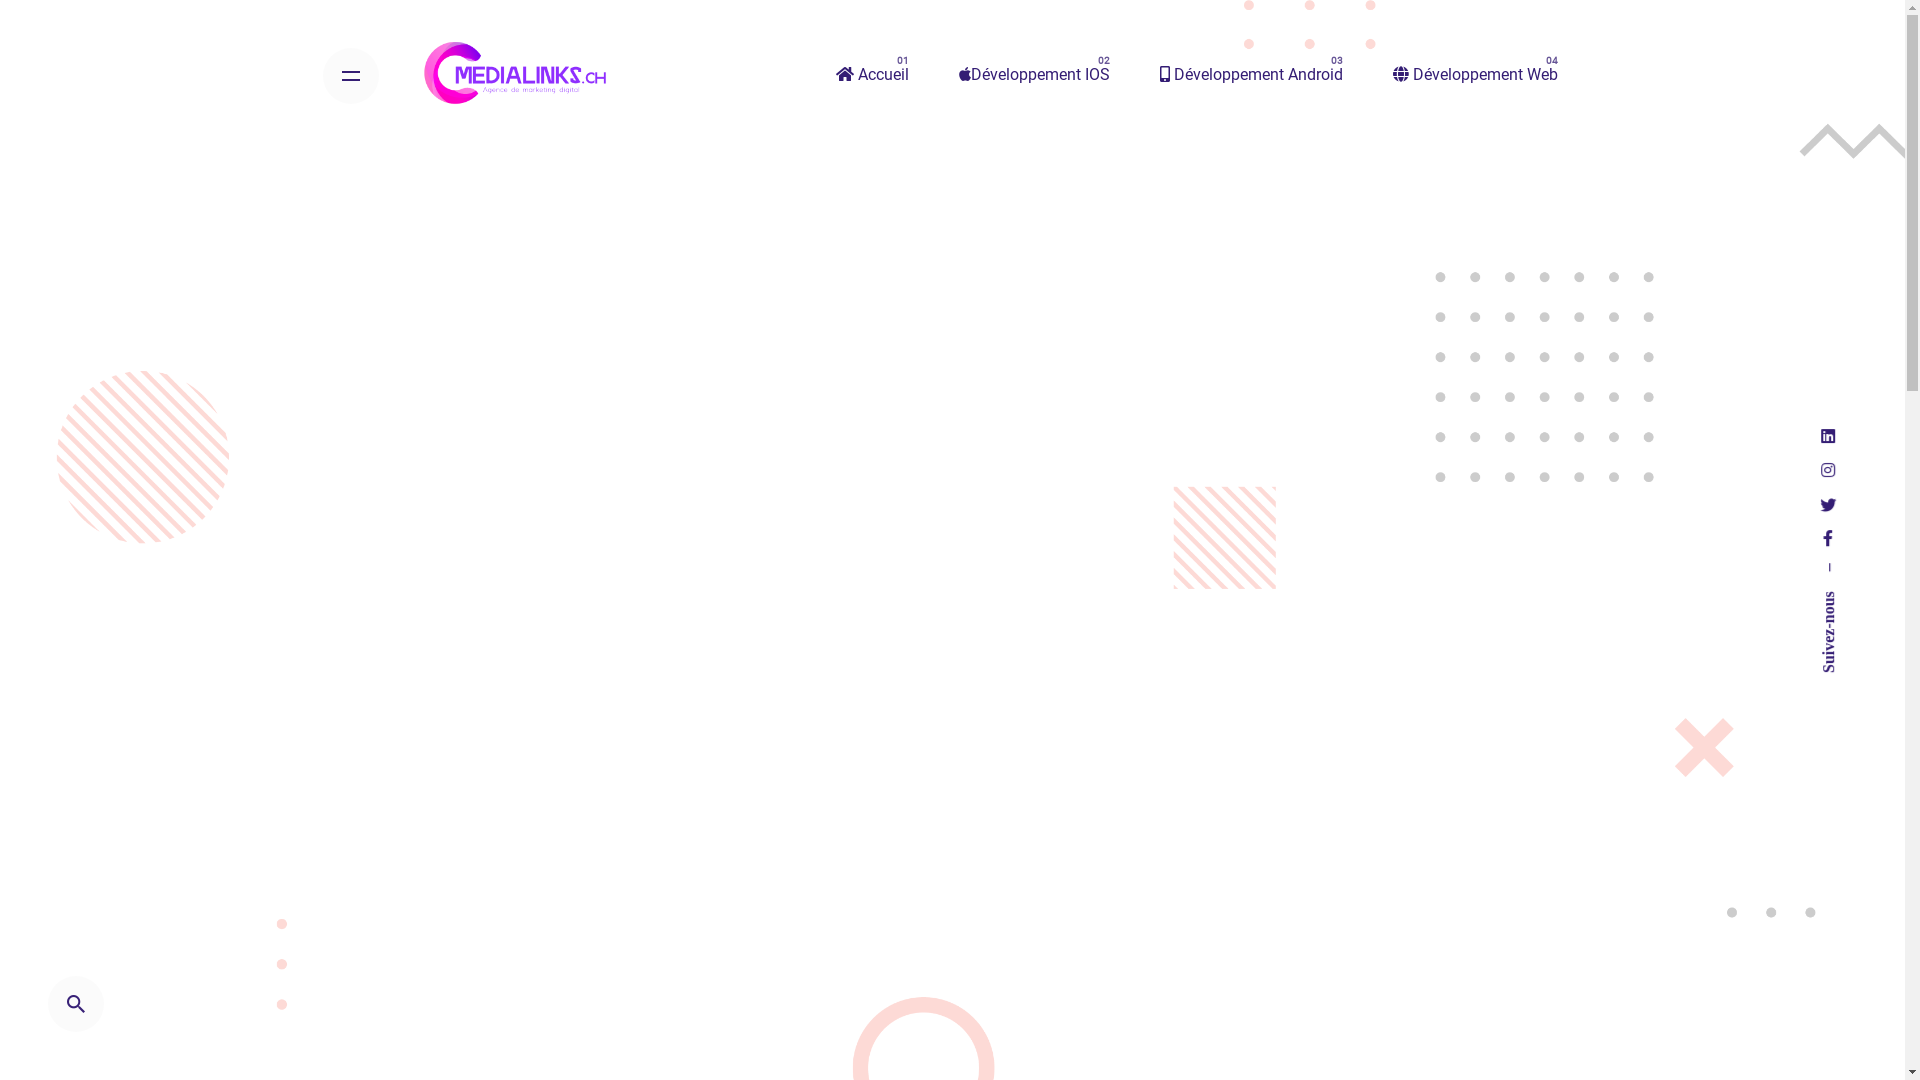 This screenshot has height=1080, width=1920. What do you see at coordinates (811, 74) in the screenshot?
I see `'Accueil'` at bounding box center [811, 74].